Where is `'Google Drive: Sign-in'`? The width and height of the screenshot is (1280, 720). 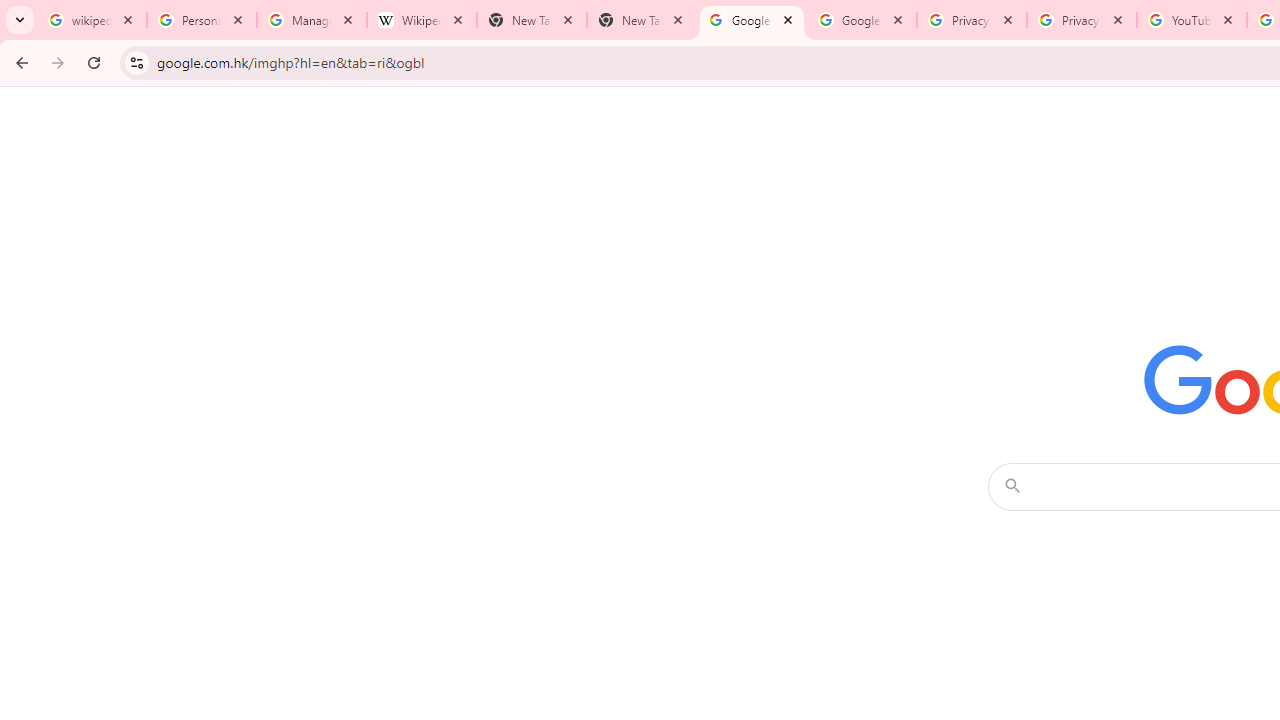 'Google Drive: Sign-in' is located at coordinates (861, 20).